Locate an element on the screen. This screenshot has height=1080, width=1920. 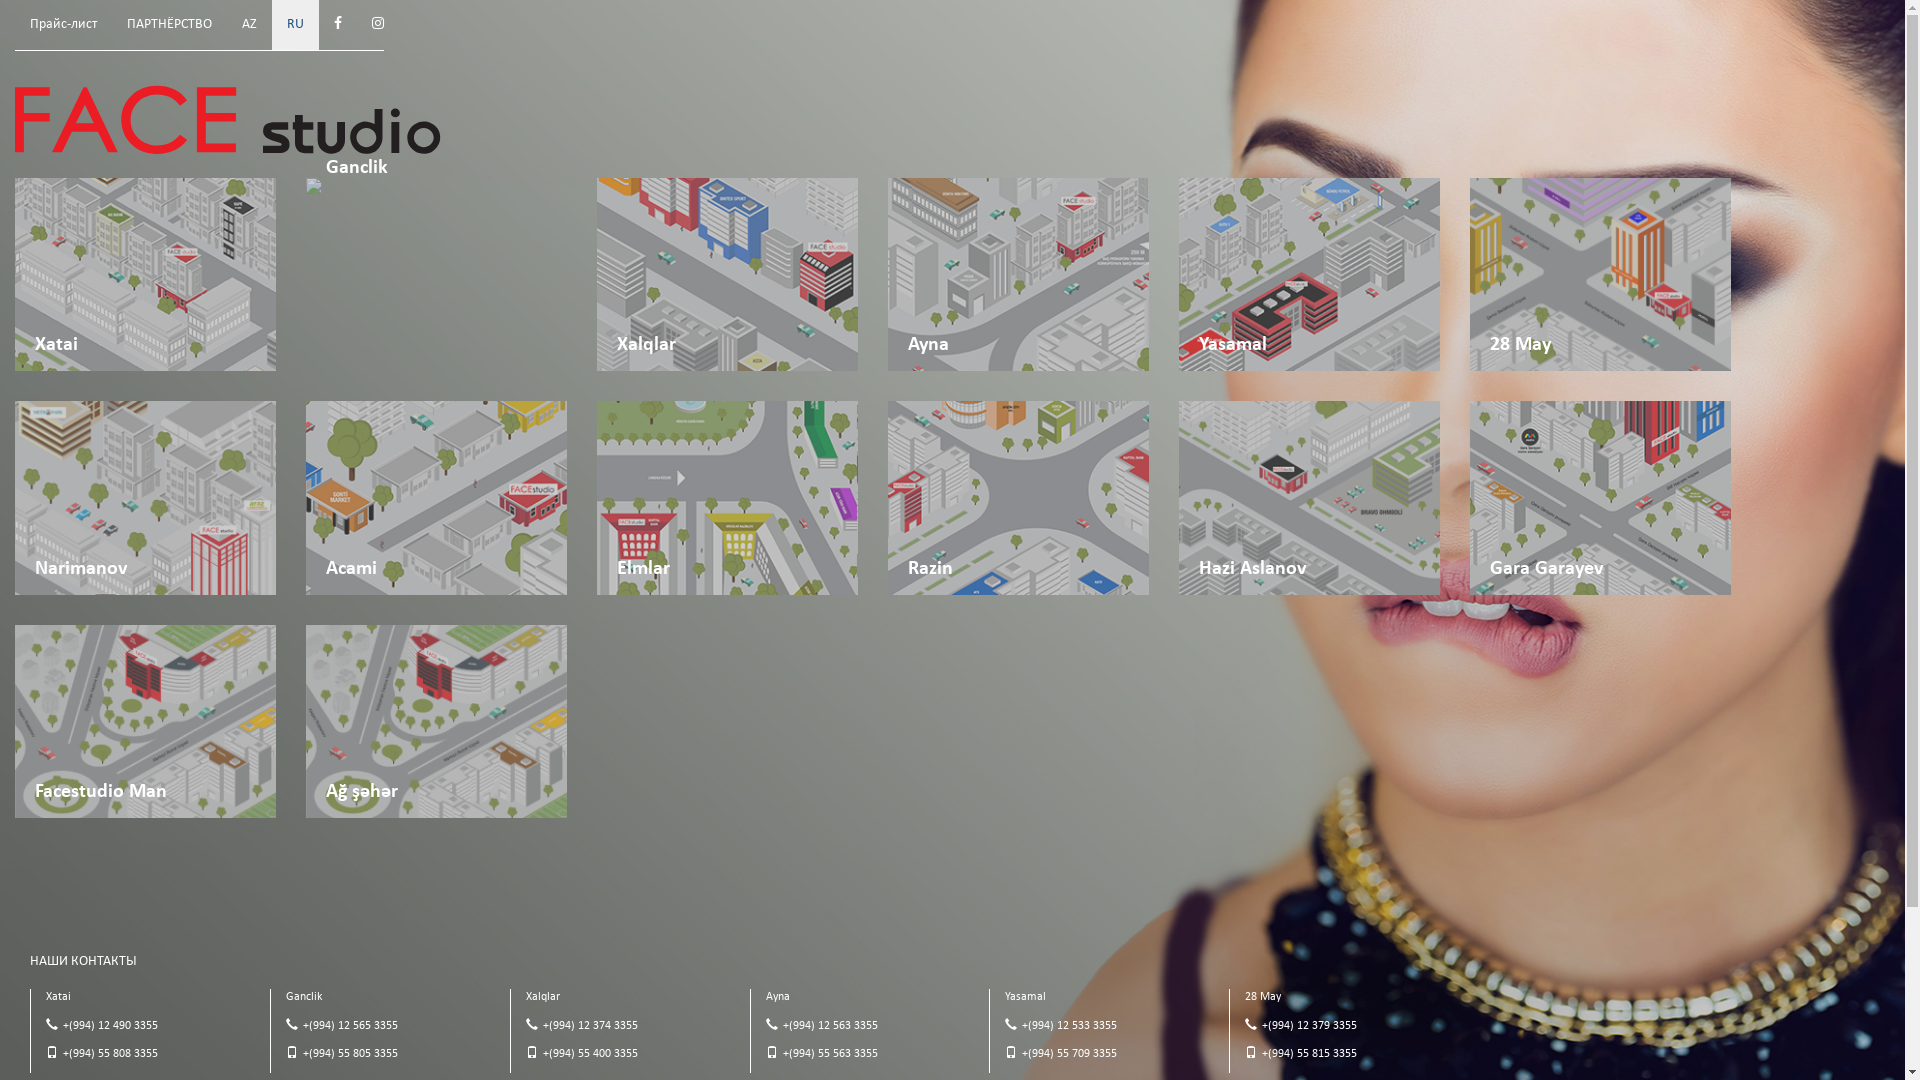
'Ayna' is located at coordinates (1018, 274).